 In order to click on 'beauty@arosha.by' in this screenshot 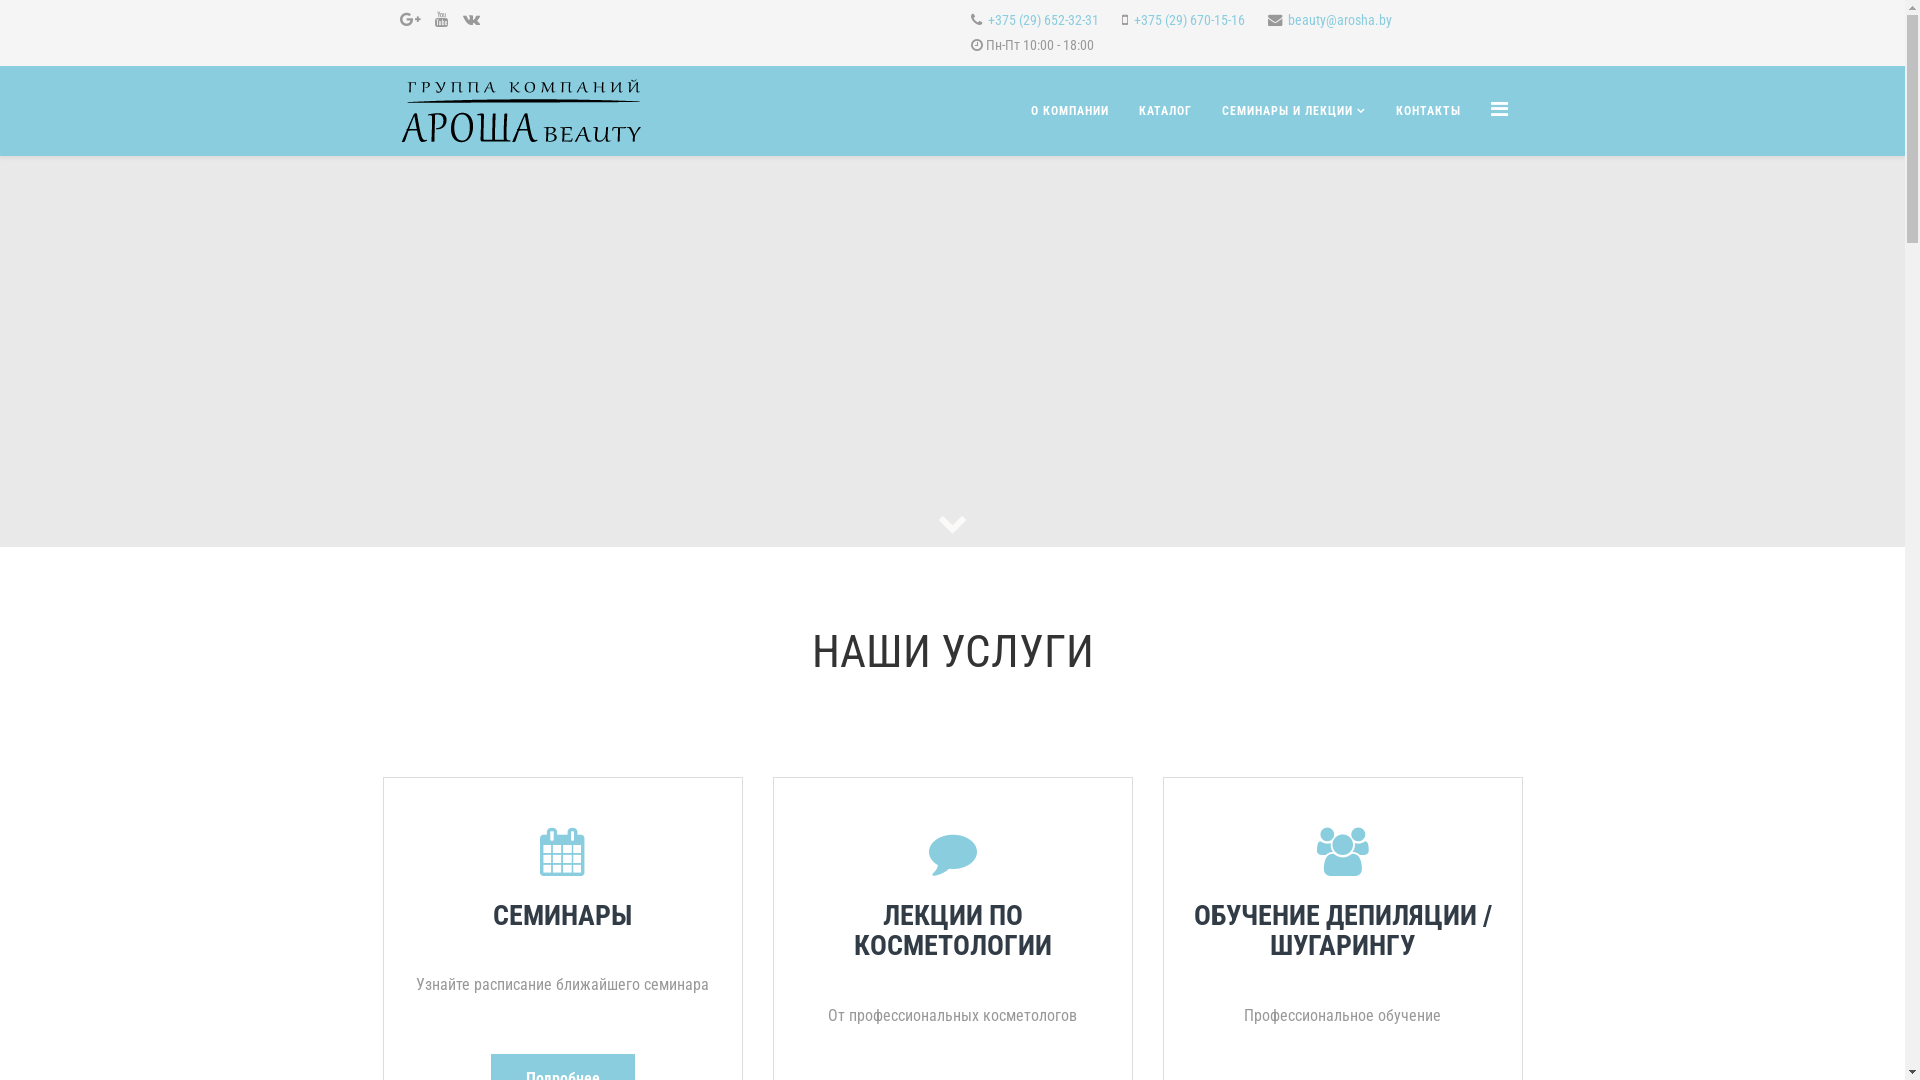, I will do `click(1339, 20)`.